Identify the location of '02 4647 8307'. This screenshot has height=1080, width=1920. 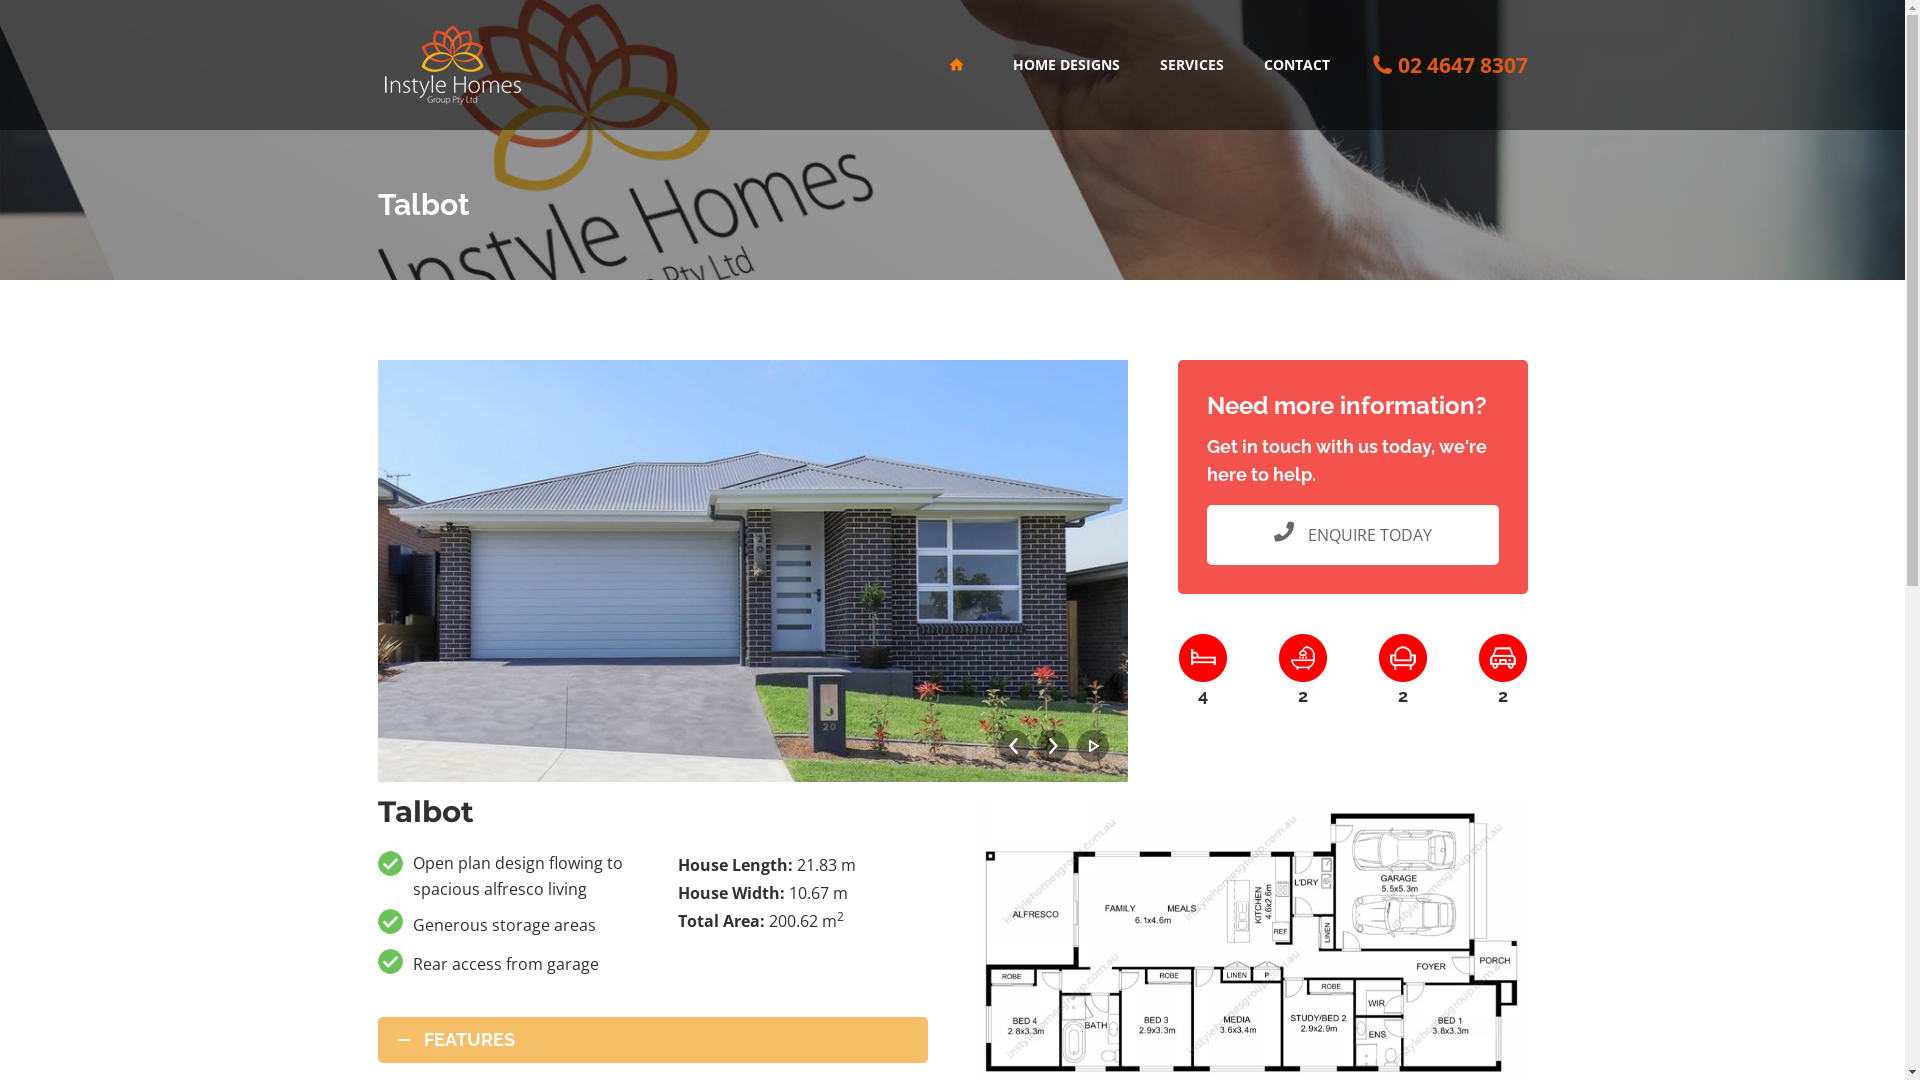
(1463, 64).